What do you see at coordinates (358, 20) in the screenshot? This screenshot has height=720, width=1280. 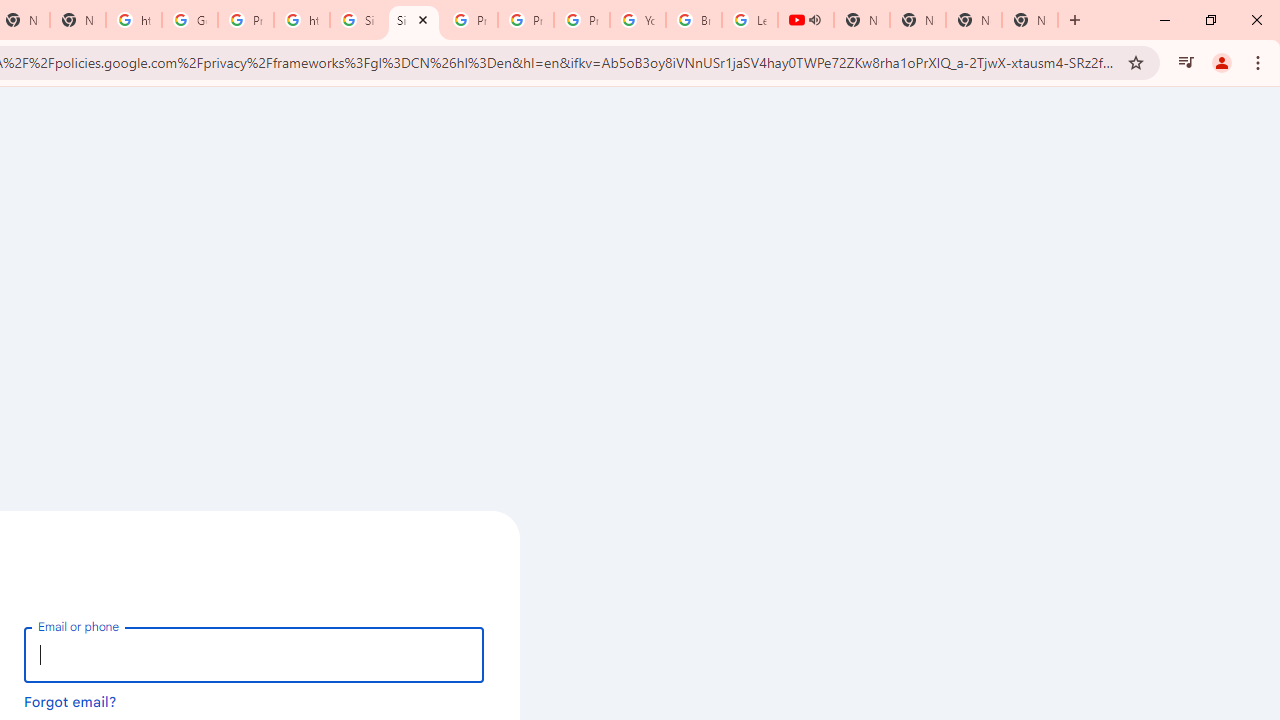 I see `'Sign in - Google Accounts'` at bounding box center [358, 20].